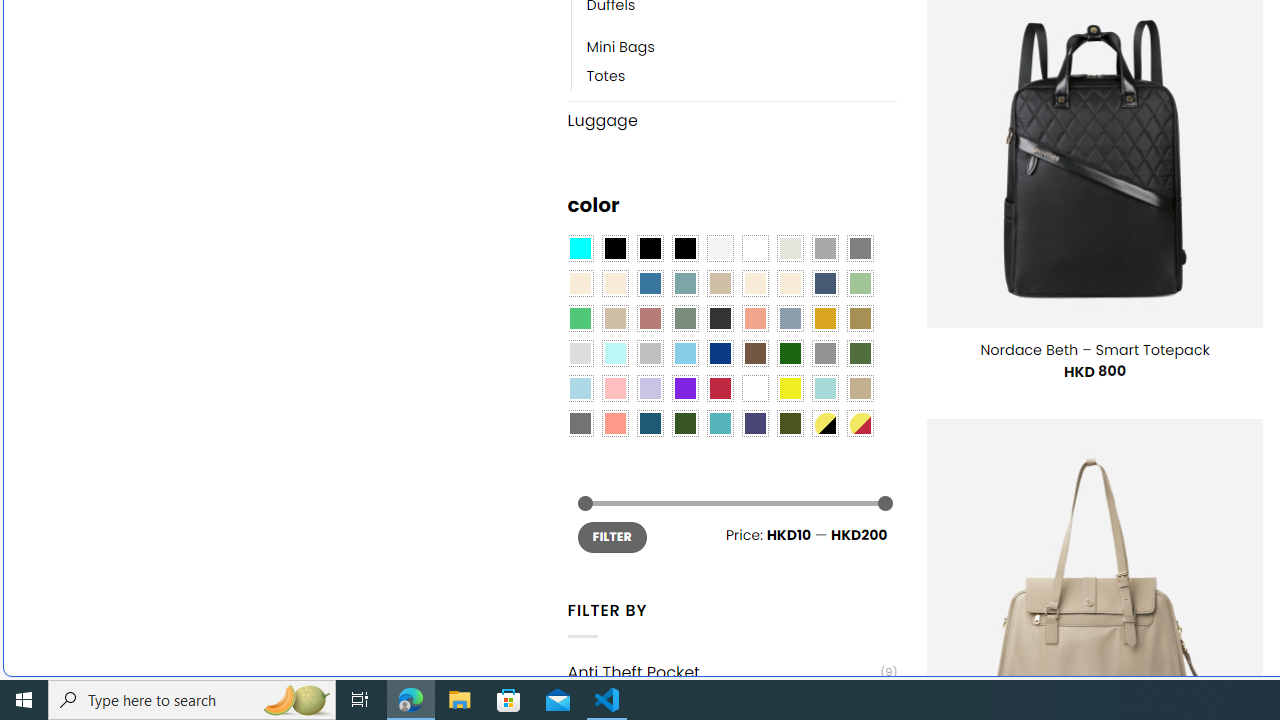 This screenshot has width=1280, height=720. What do you see at coordinates (614, 248) in the screenshot?
I see `'All Black'` at bounding box center [614, 248].